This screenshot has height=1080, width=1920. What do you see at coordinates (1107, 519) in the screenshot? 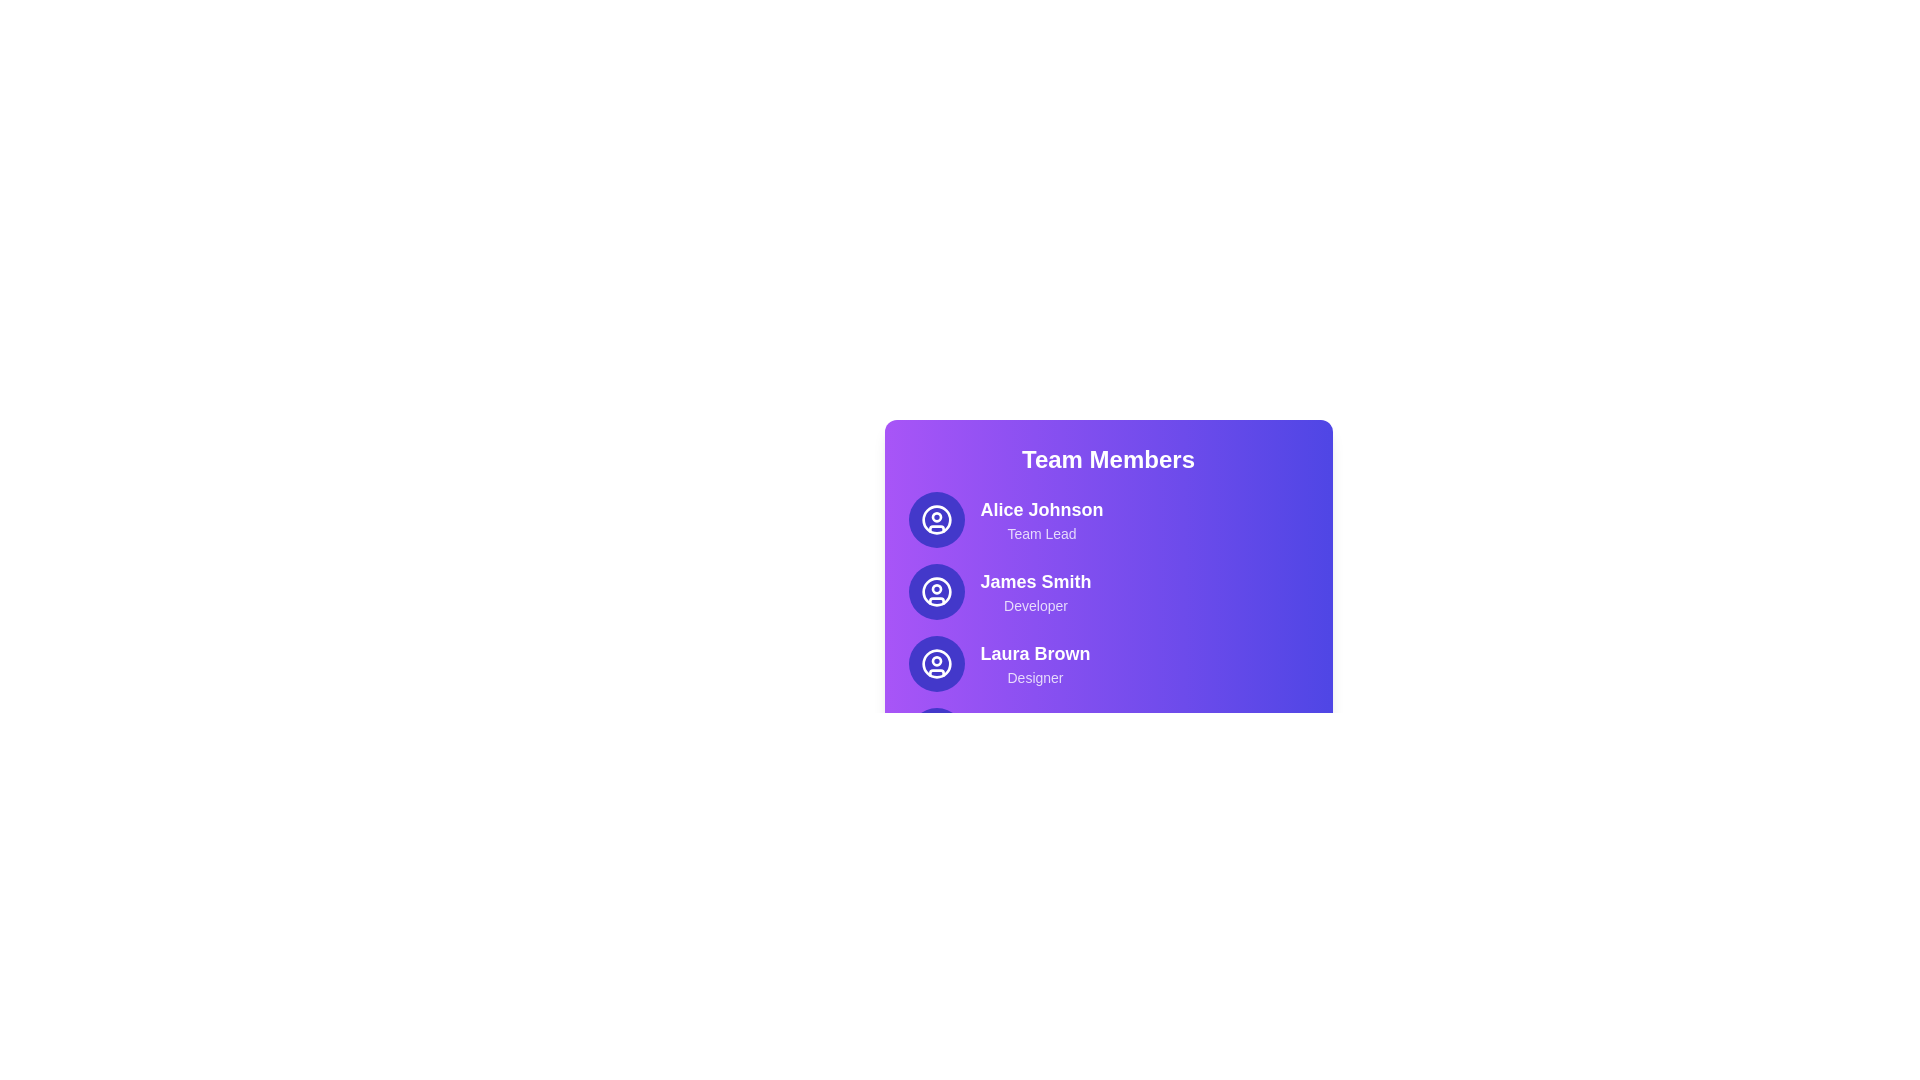
I see `the name 'Alice Johnson'` at bounding box center [1107, 519].